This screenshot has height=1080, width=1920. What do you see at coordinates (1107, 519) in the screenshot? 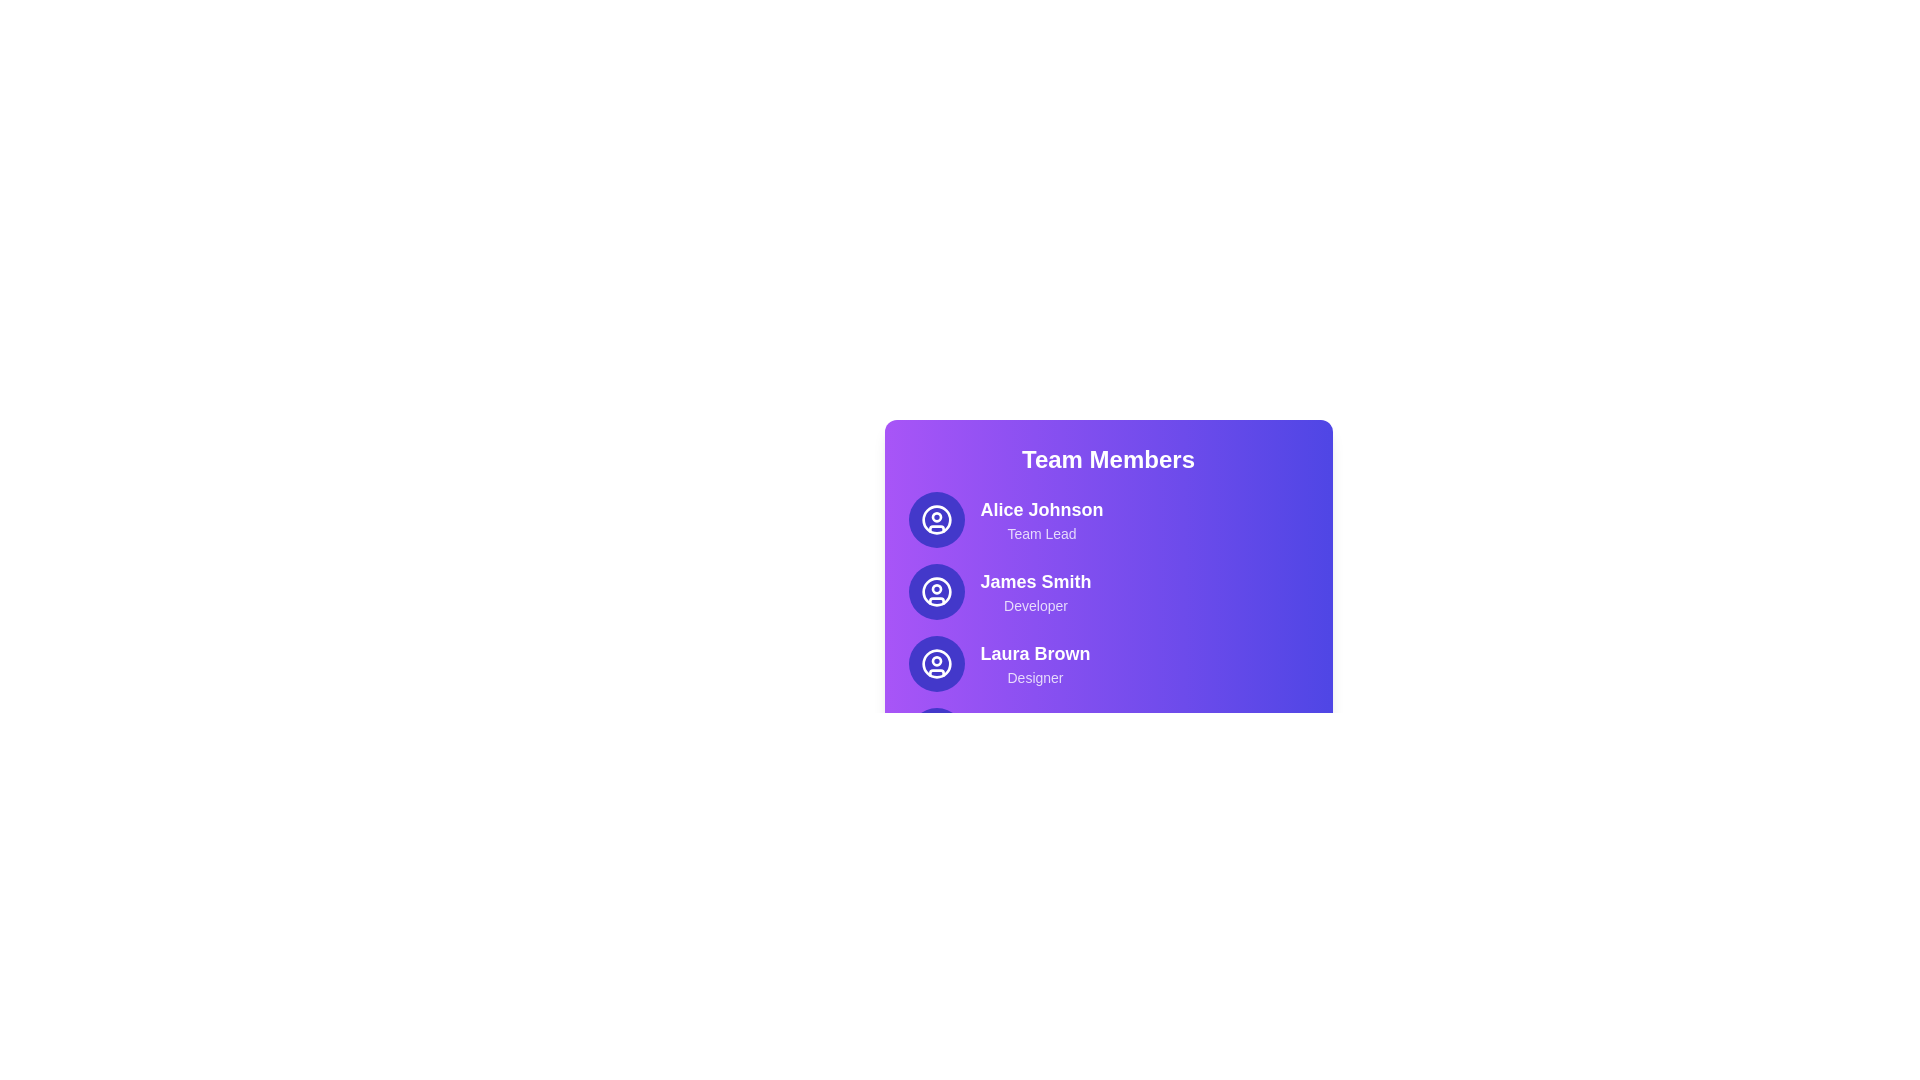
I see `the name 'Alice Johnson'` at bounding box center [1107, 519].